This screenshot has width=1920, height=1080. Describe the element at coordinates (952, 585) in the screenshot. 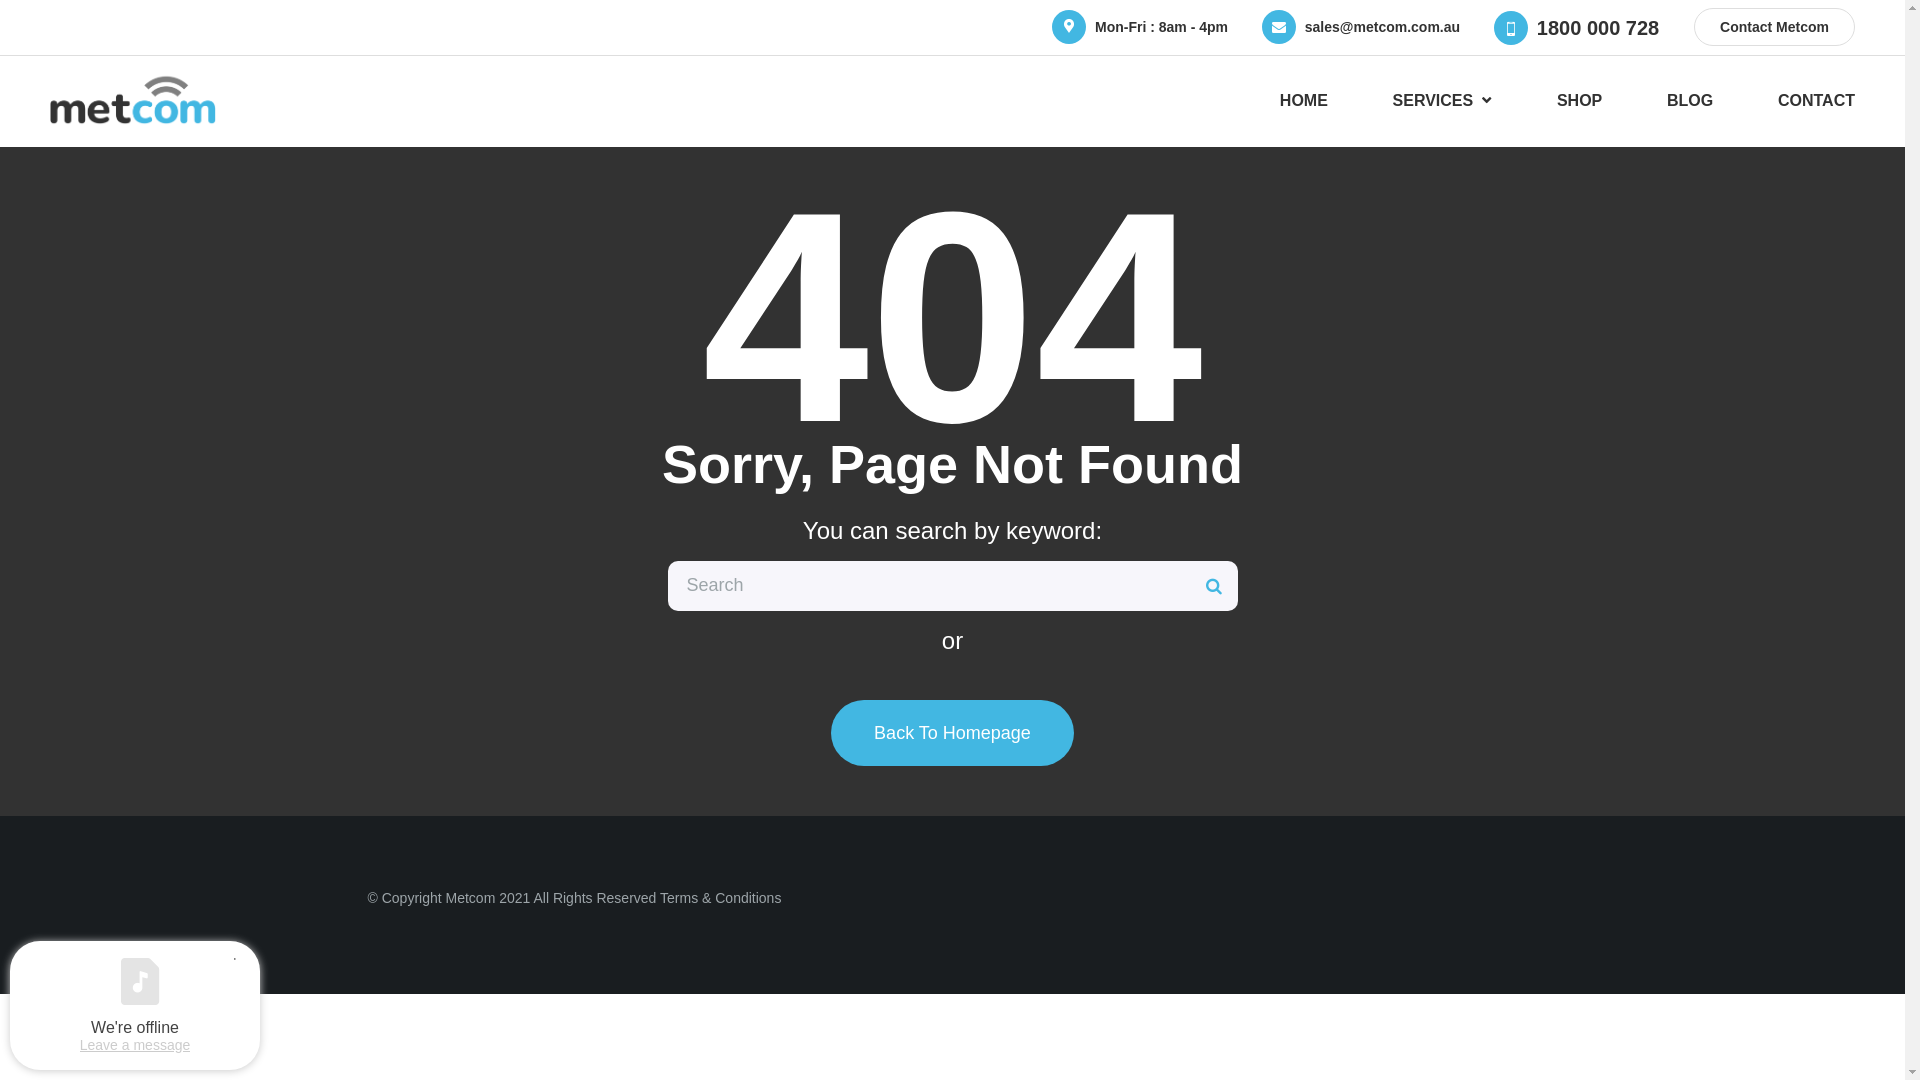

I see `'Search for:'` at that location.